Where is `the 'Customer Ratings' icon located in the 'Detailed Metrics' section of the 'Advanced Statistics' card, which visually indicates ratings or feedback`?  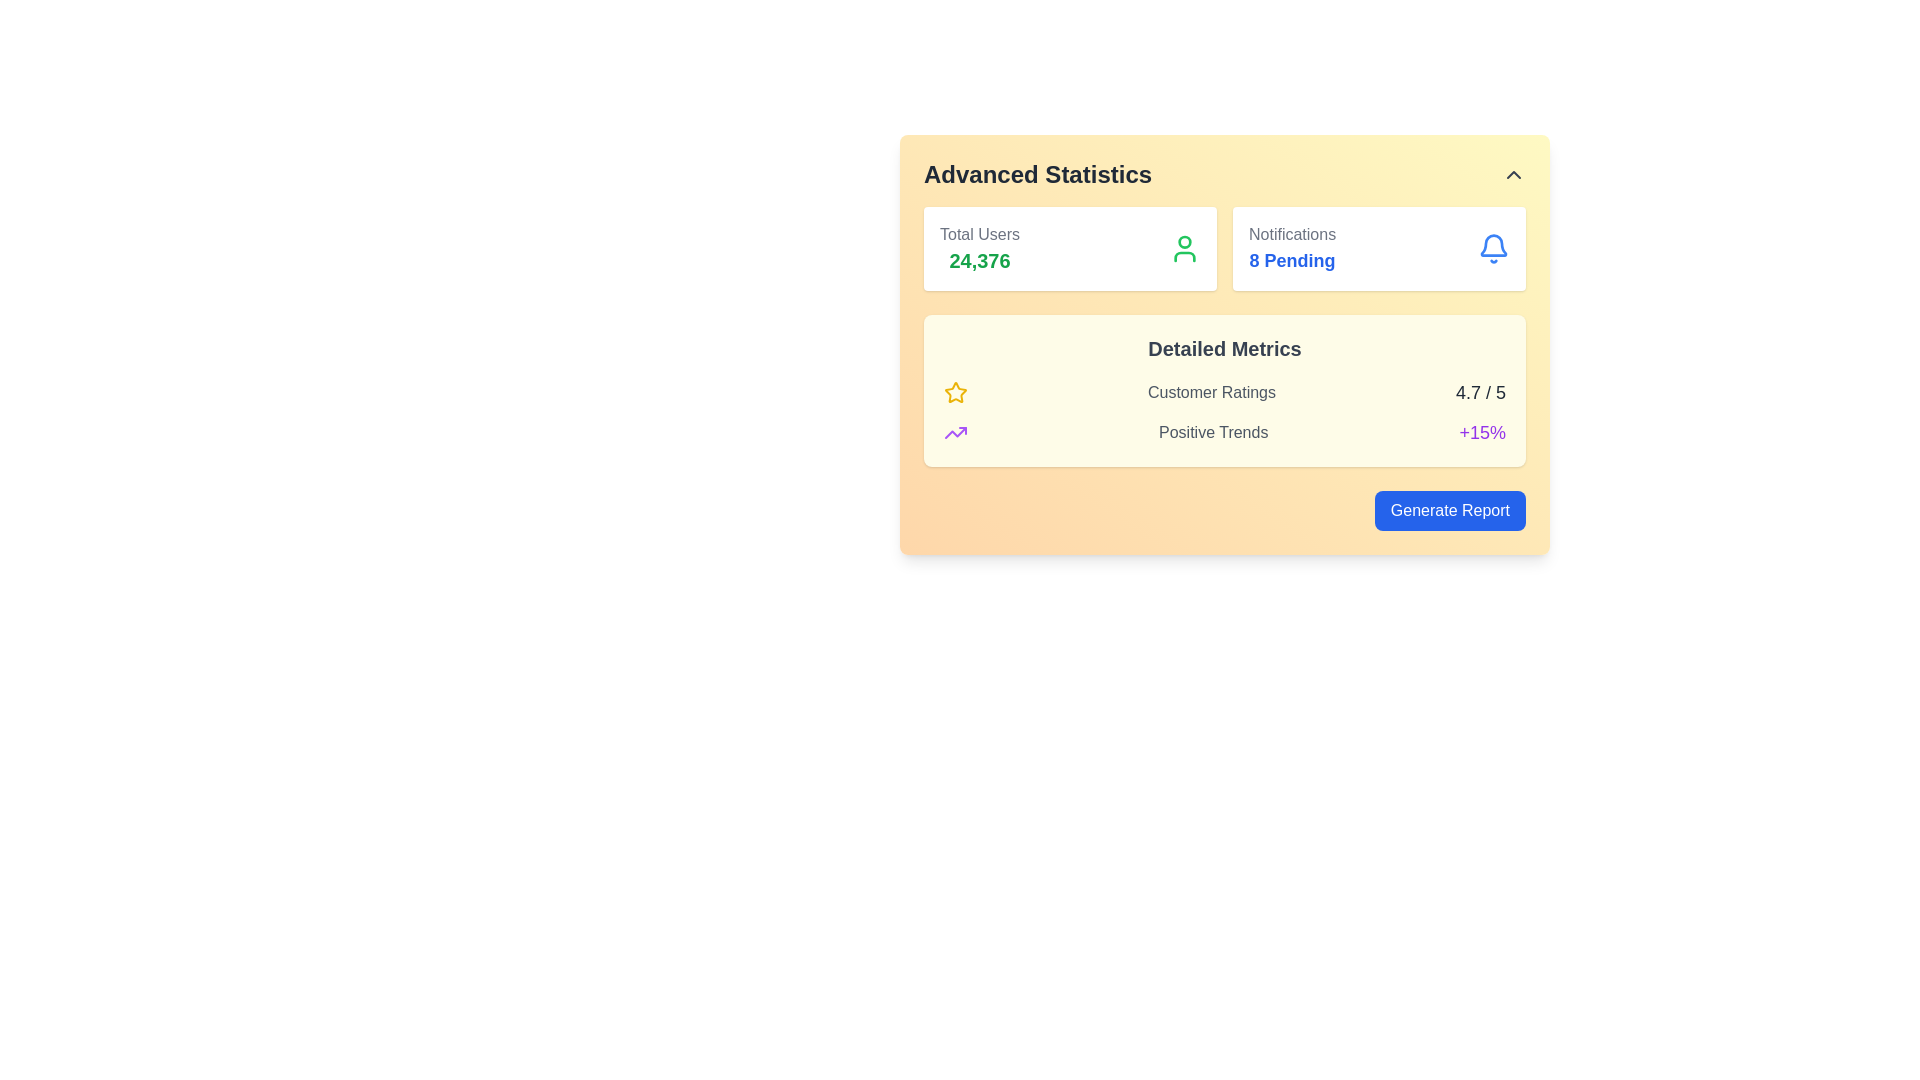
the 'Customer Ratings' icon located in the 'Detailed Metrics' section of the 'Advanced Statistics' card, which visually indicates ratings or feedback is located at coordinates (954, 393).